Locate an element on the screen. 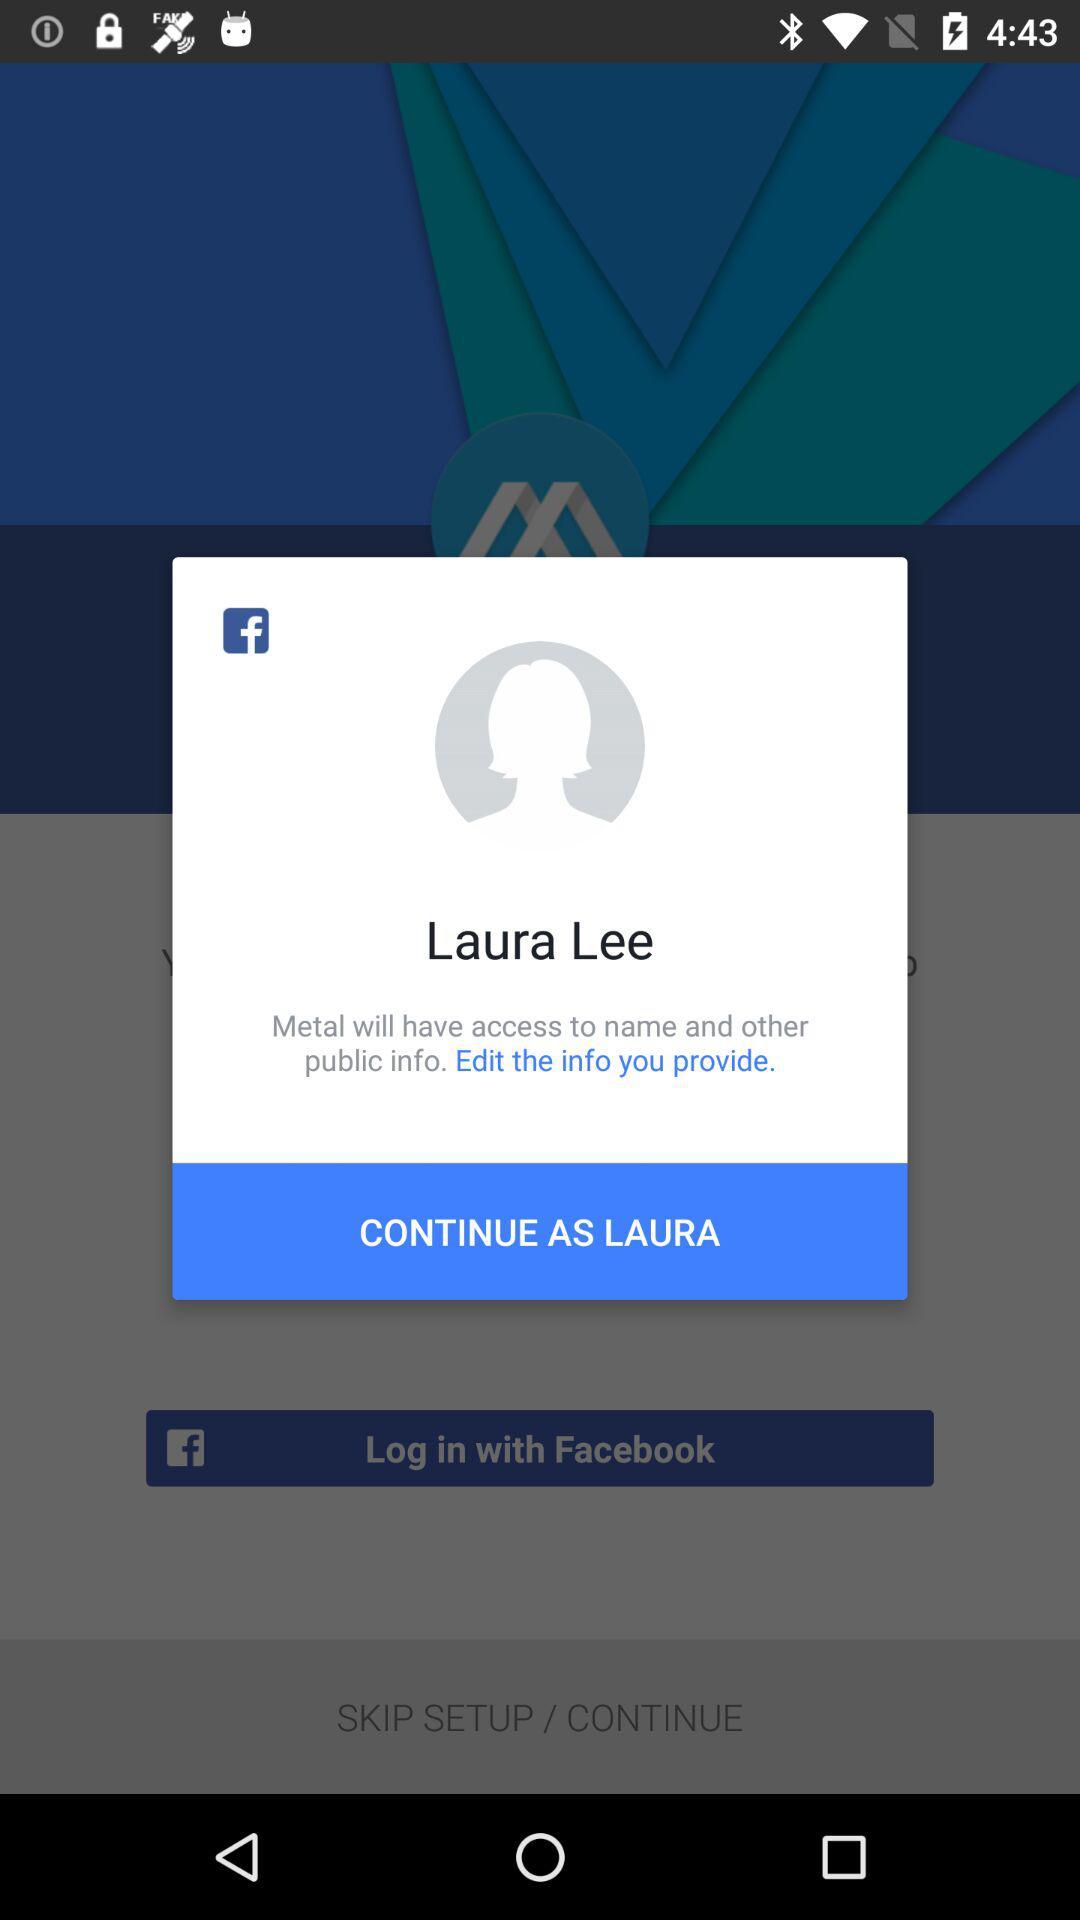 The image size is (1080, 1920). continue as laura item is located at coordinates (540, 1230).